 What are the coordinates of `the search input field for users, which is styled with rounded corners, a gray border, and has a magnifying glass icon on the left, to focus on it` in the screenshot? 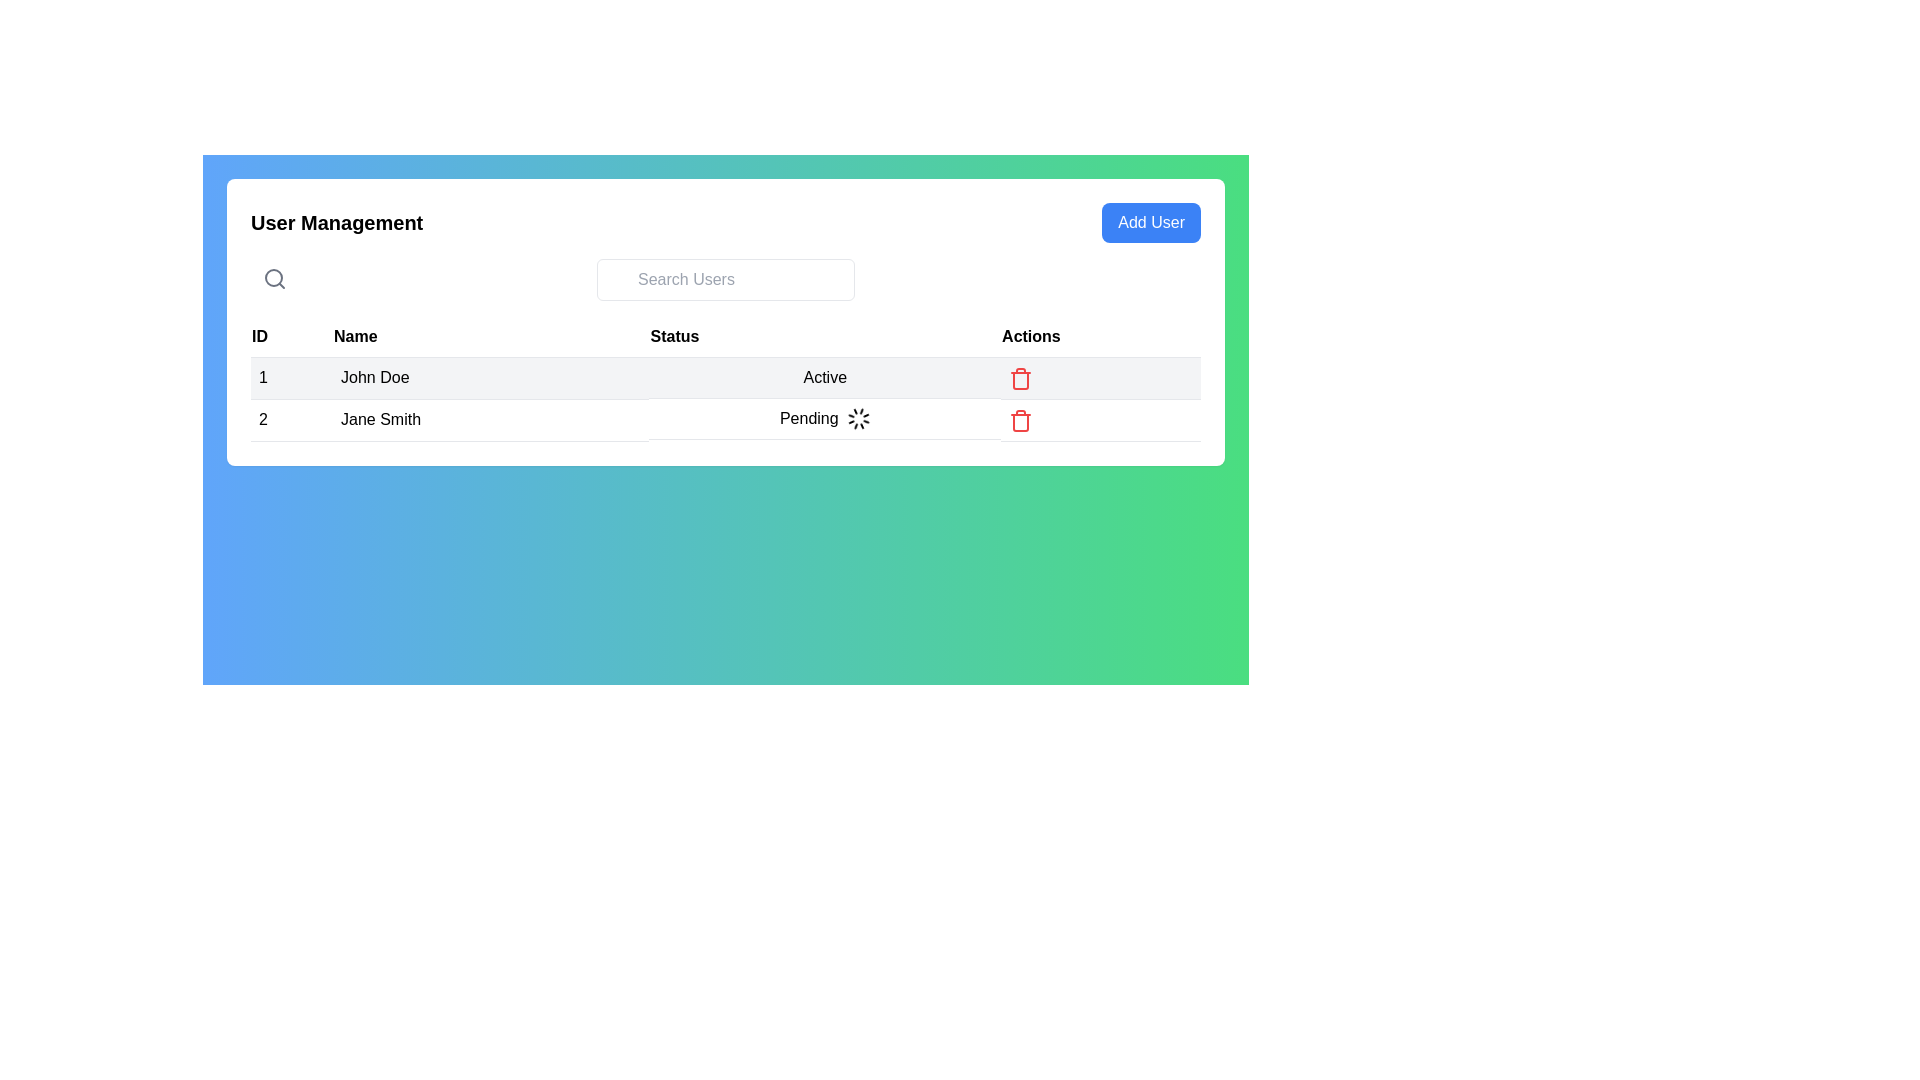 It's located at (724, 280).